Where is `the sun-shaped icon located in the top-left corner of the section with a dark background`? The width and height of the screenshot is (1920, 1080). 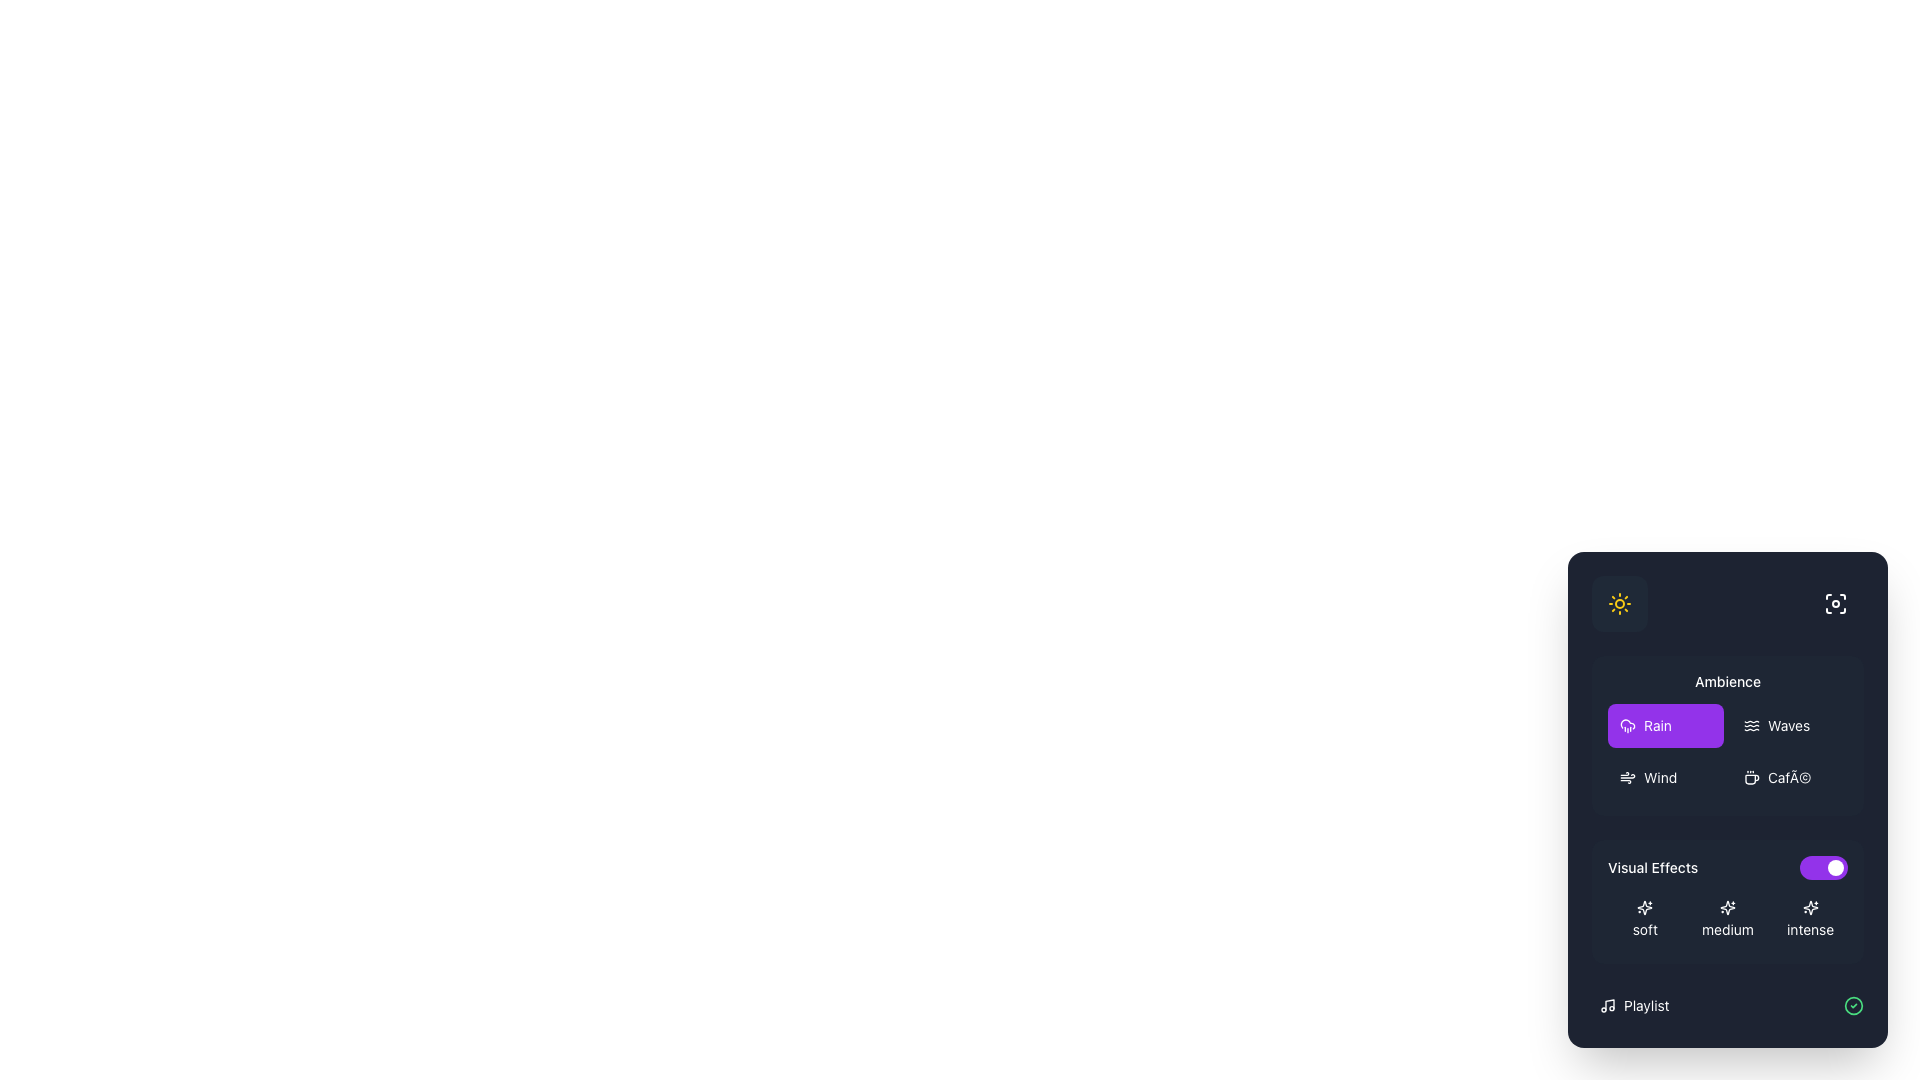
the sun-shaped icon located in the top-left corner of the section with a dark background is located at coordinates (1620, 603).